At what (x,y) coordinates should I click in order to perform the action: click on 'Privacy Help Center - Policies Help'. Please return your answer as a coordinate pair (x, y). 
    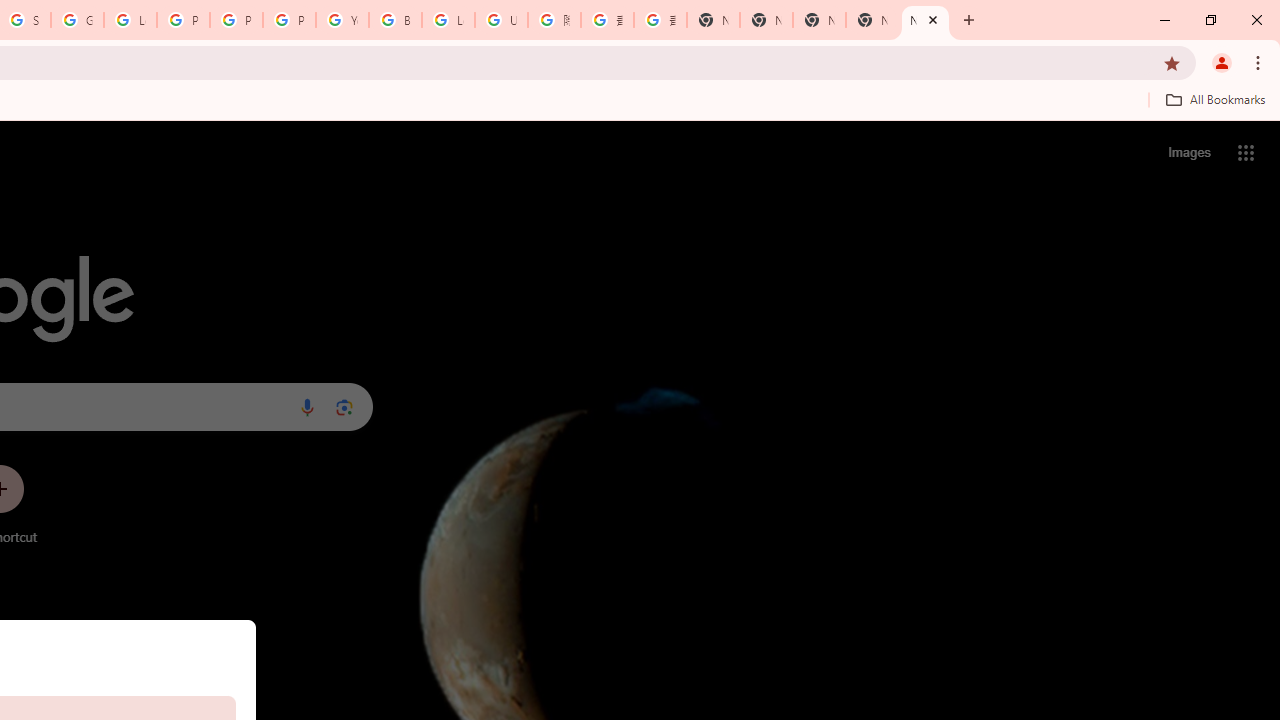
    Looking at the image, I should click on (236, 20).